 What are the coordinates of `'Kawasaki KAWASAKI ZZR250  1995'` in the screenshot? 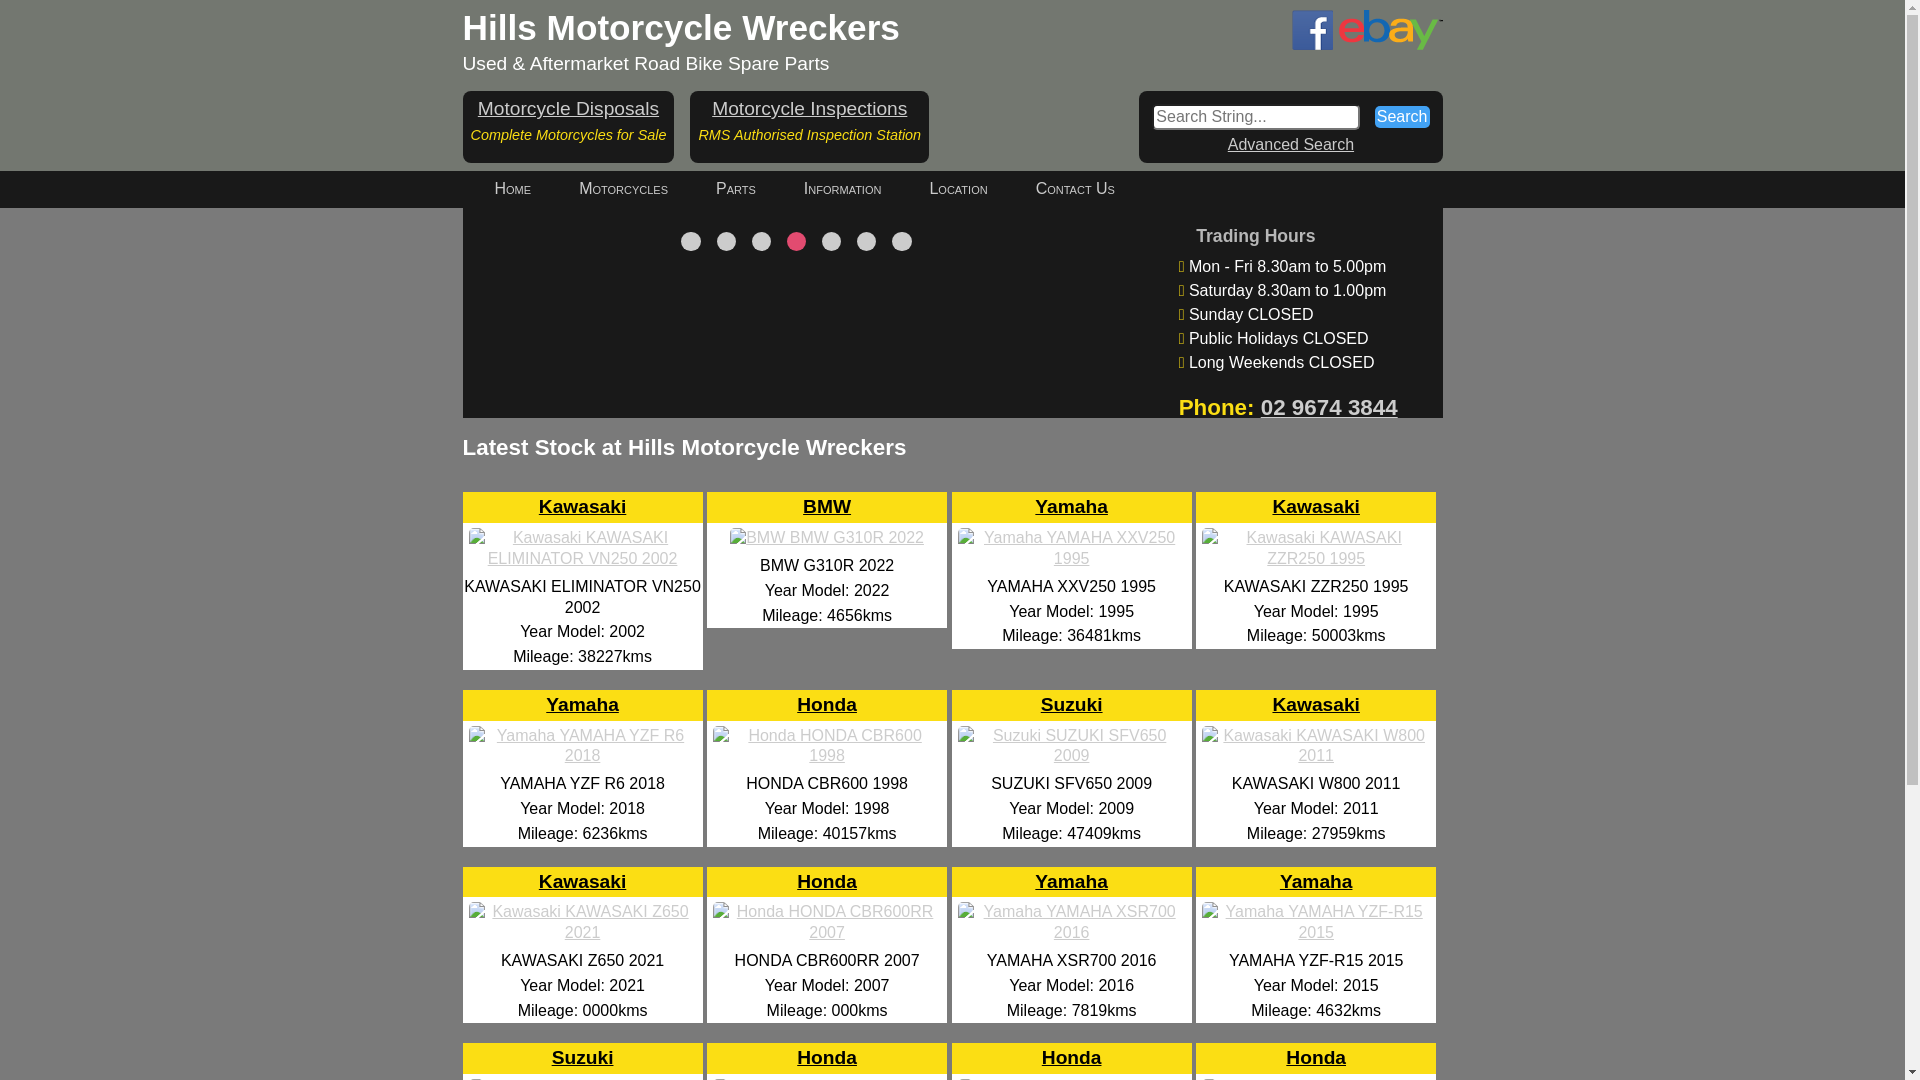 It's located at (1315, 558).